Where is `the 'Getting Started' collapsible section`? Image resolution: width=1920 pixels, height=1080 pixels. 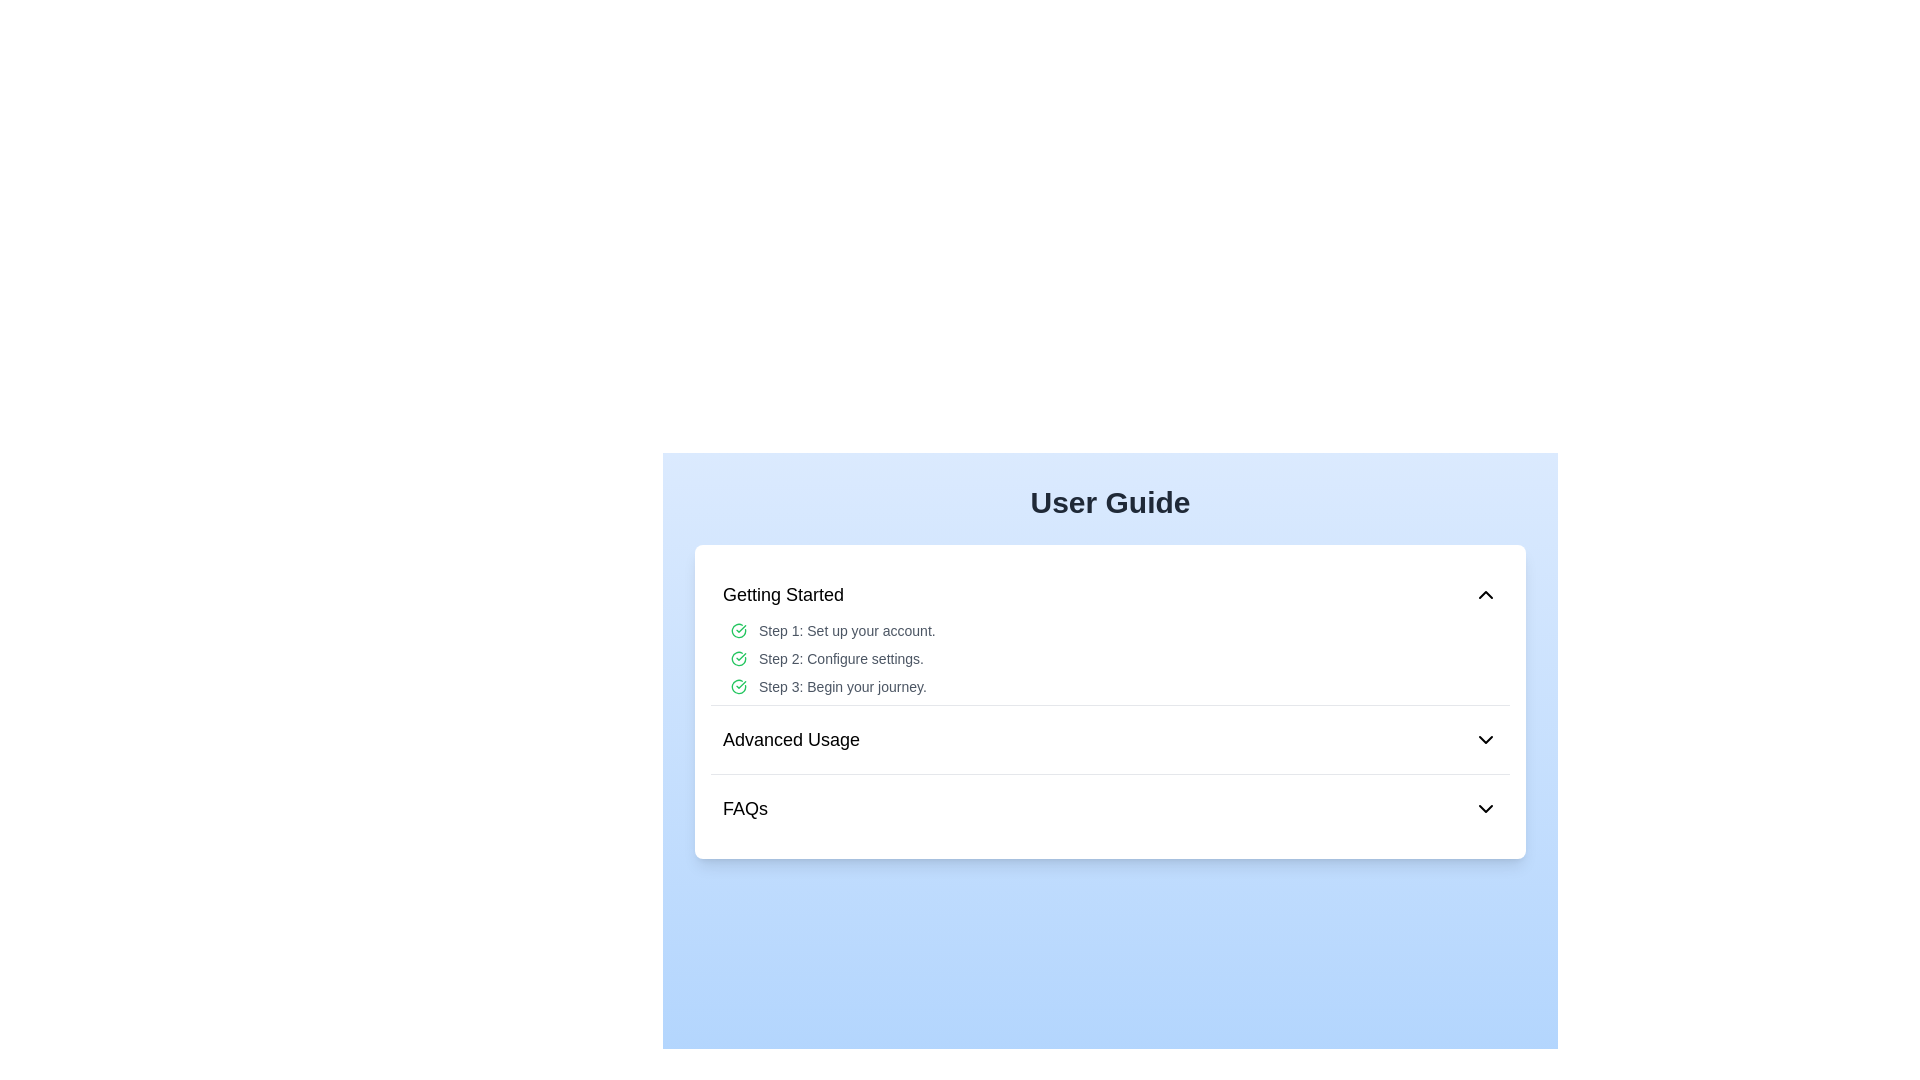
the 'Getting Started' collapsible section is located at coordinates (1109, 633).